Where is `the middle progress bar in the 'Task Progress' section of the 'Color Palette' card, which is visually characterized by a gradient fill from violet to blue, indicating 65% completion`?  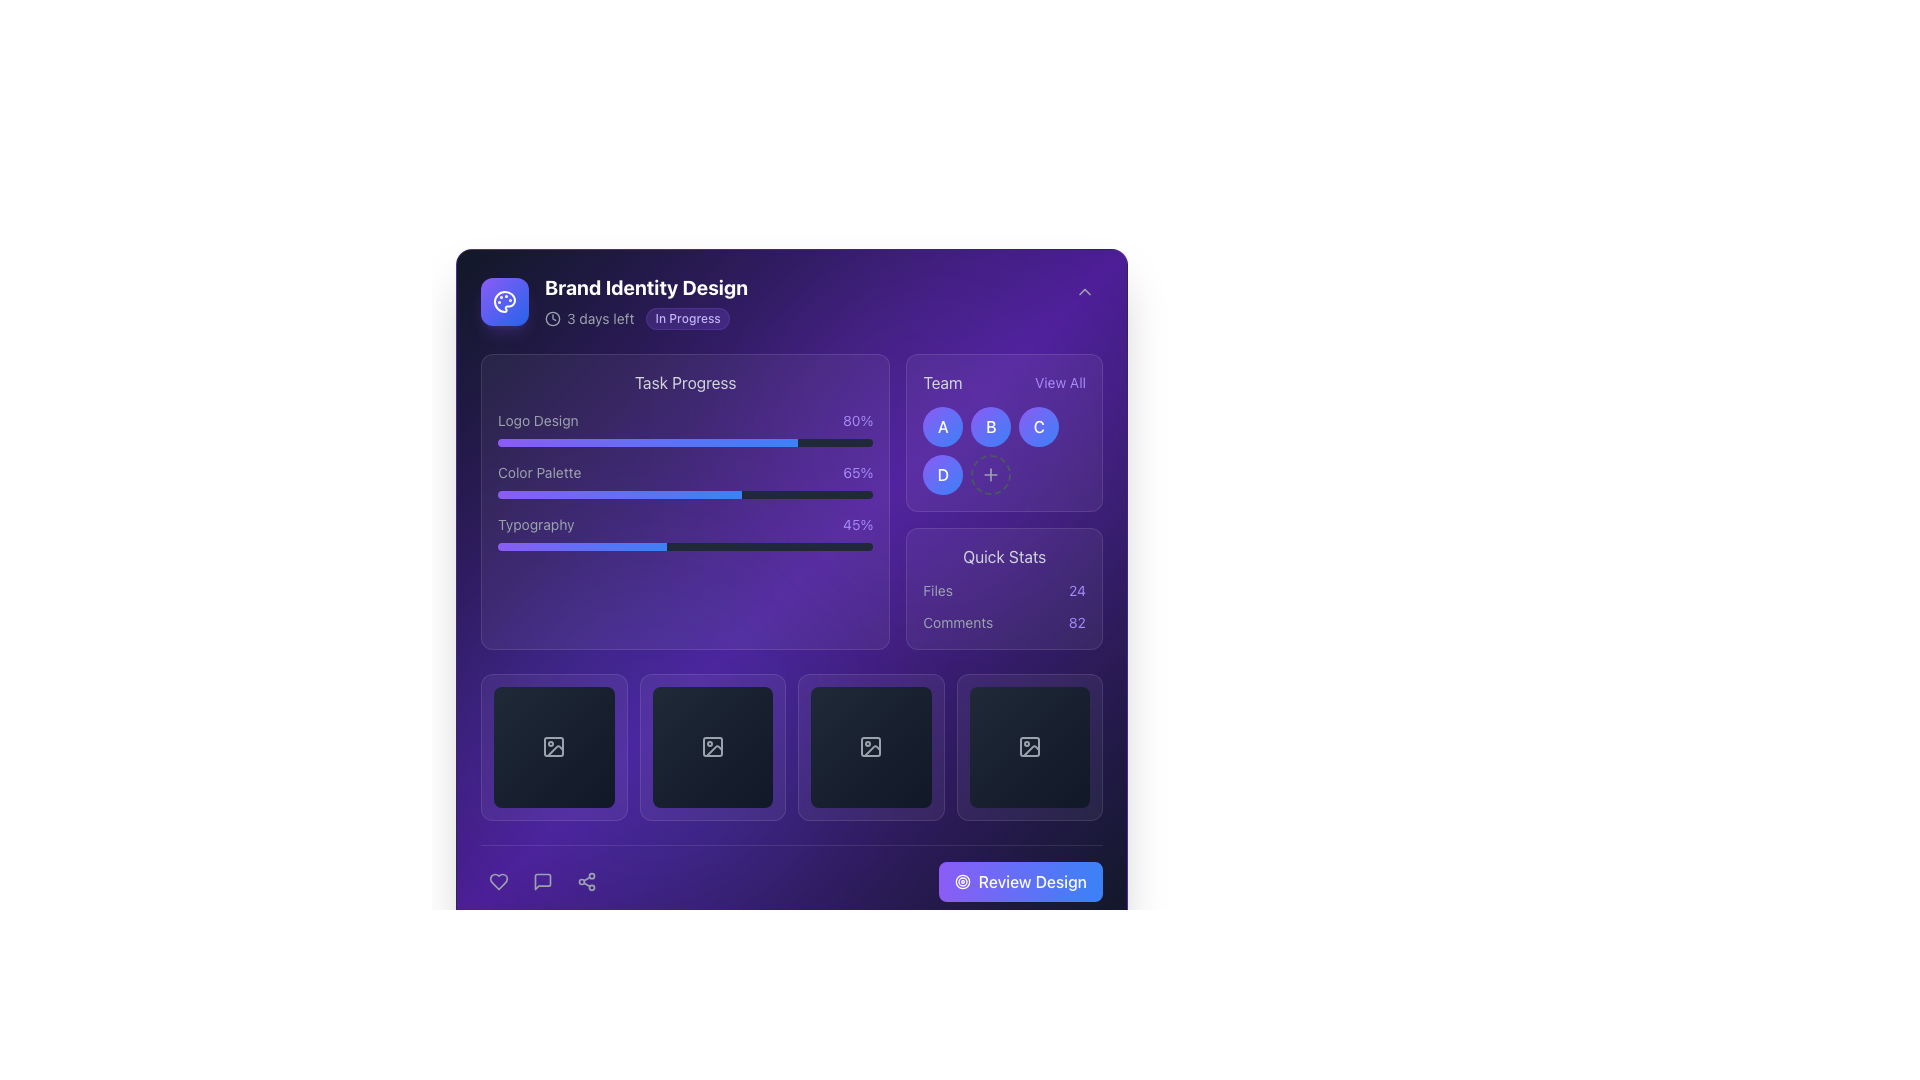
the middle progress bar in the 'Task Progress' section of the 'Color Palette' card, which is visually characterized by a gradient fill from violet to blue, indicating 65% completion is located at coordinates (618, 494).